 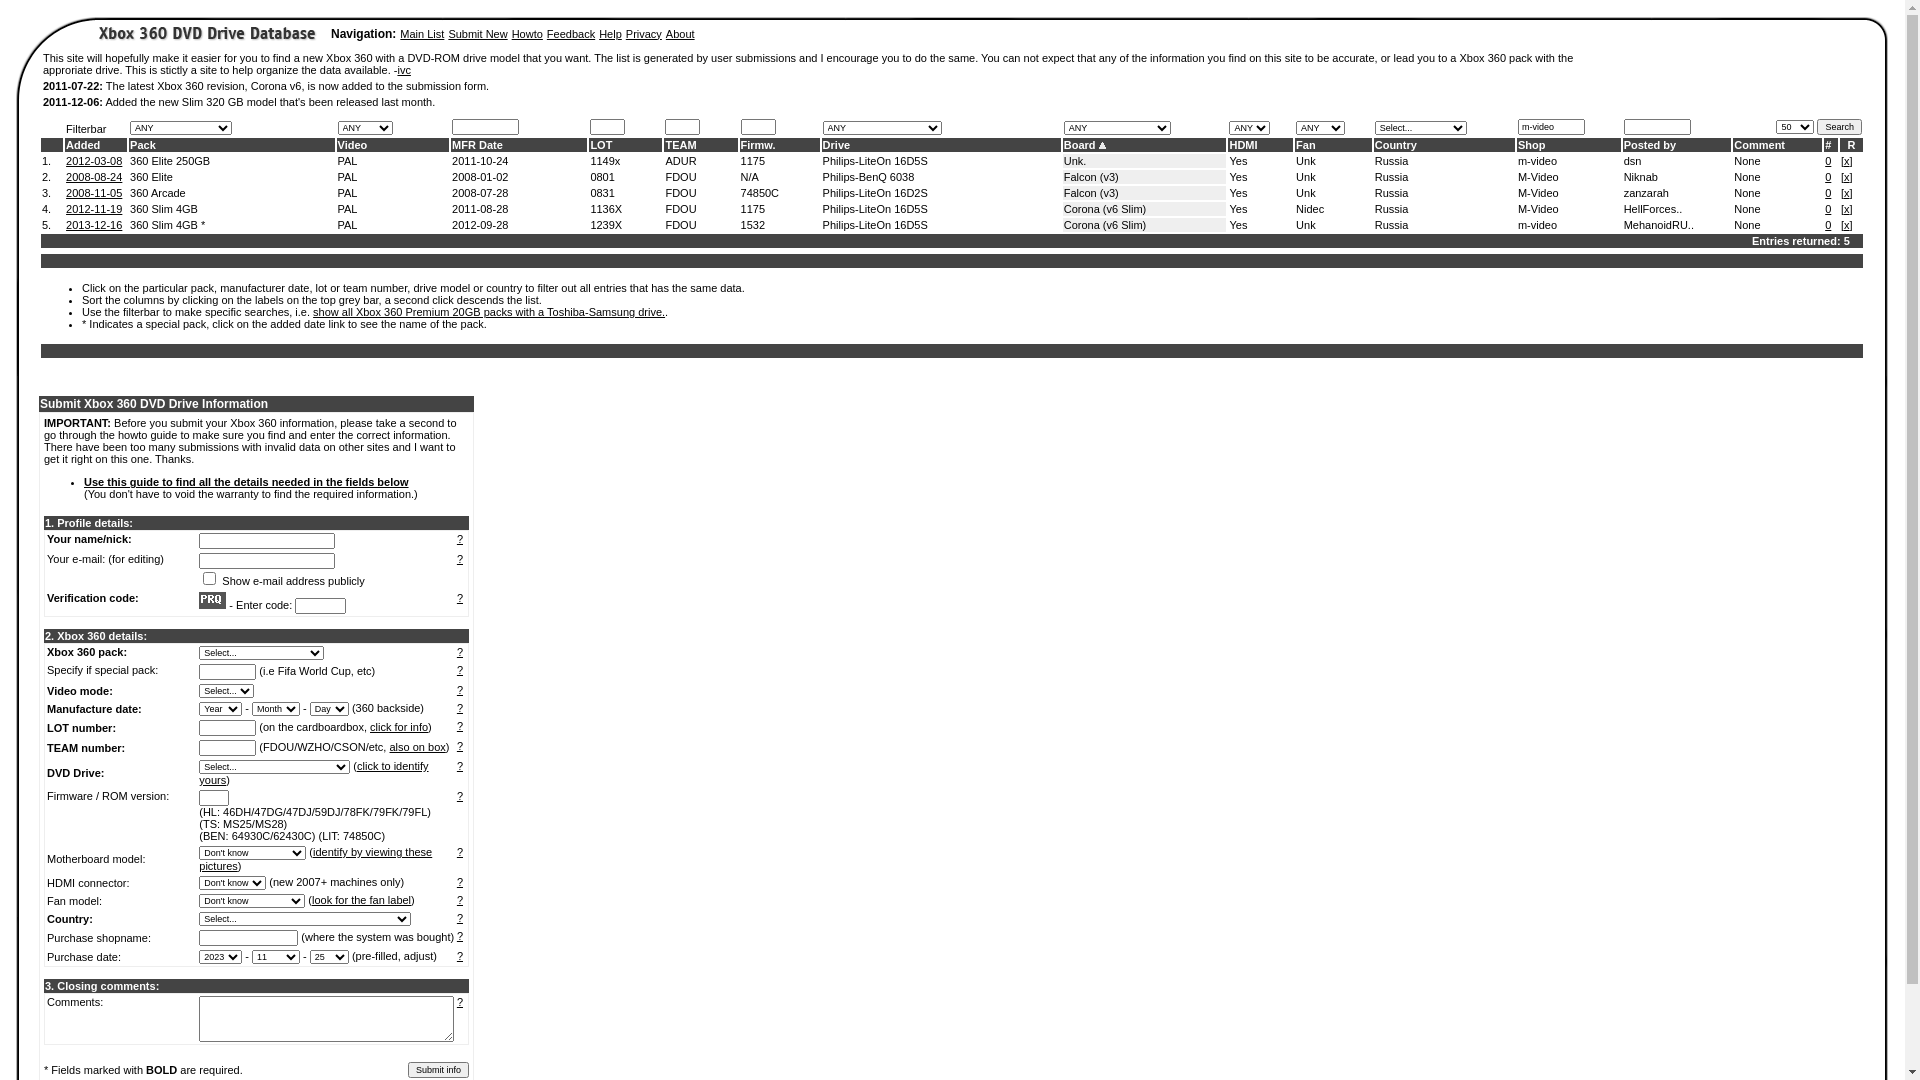 I want to click on 'Niknab', so click(x=1641, y=176).